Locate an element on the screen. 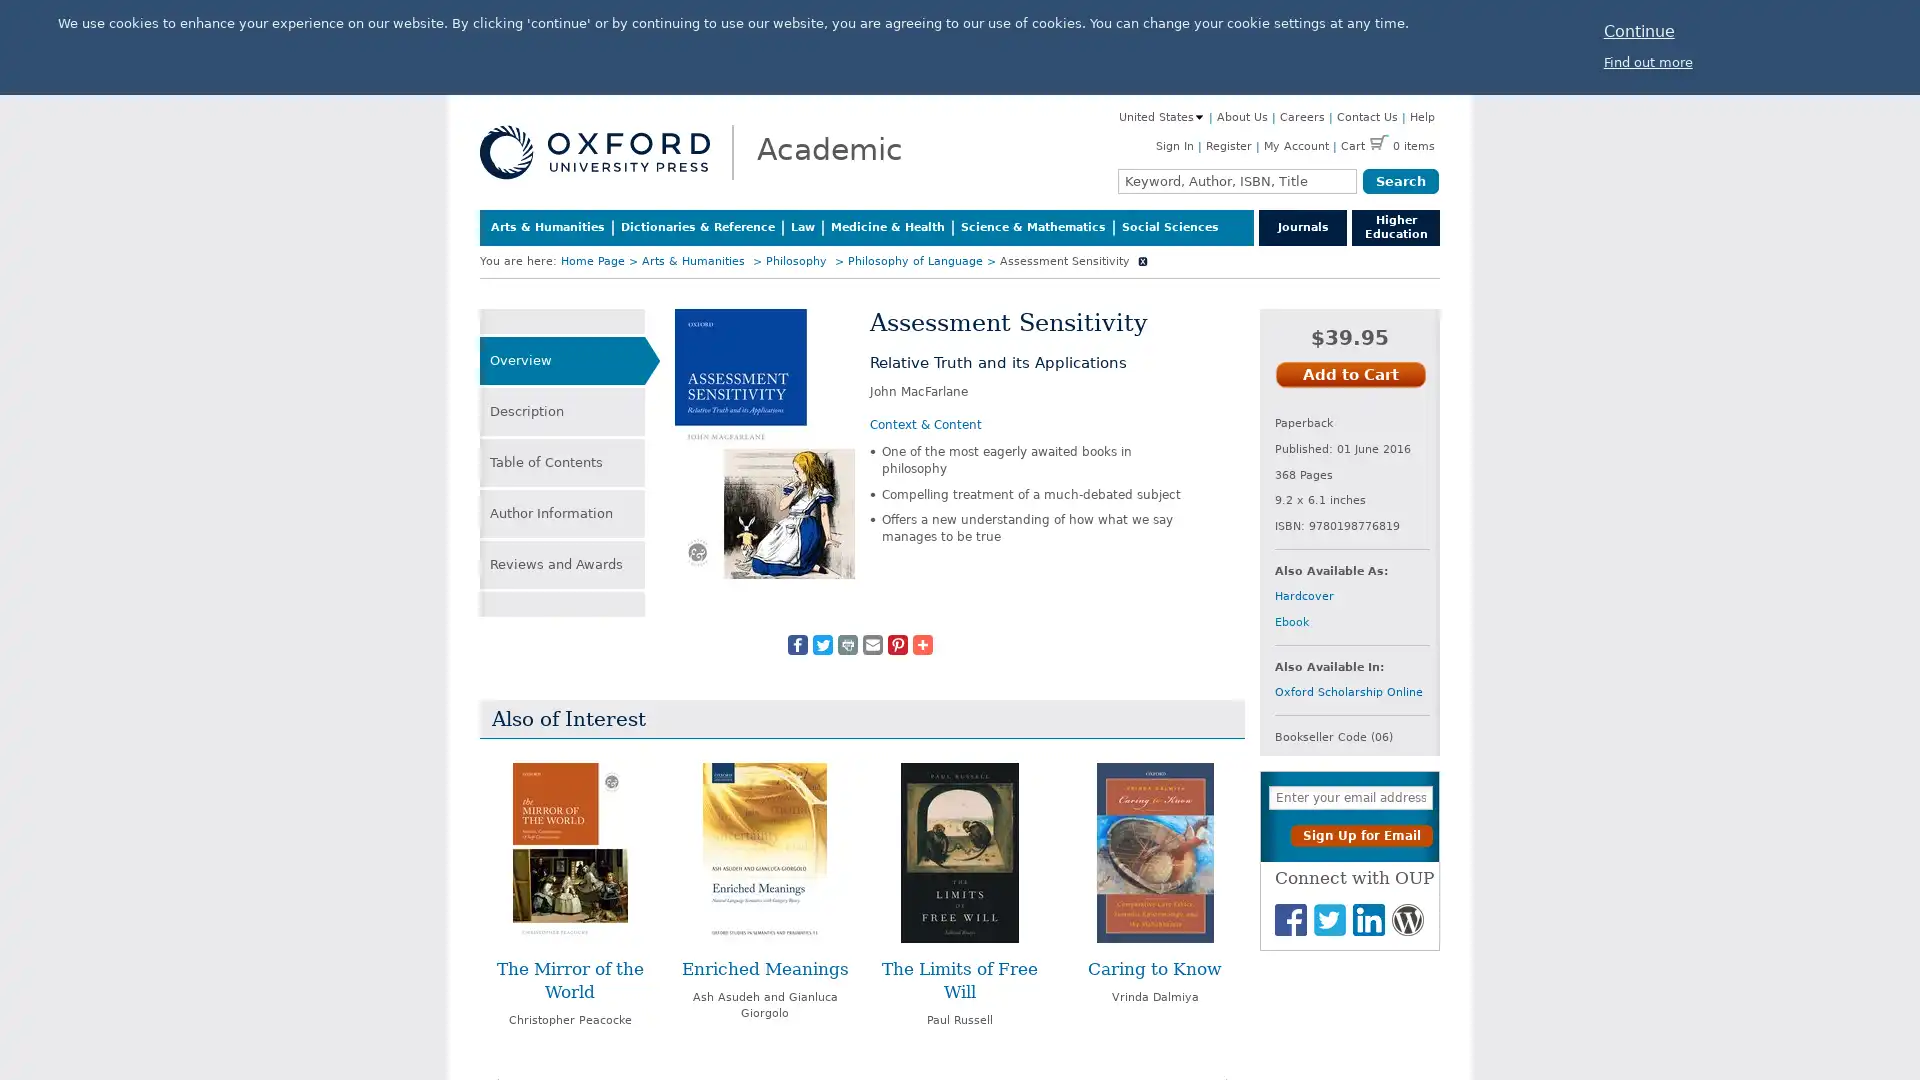  Share to Pinterest is located at coordinates (896, 644).